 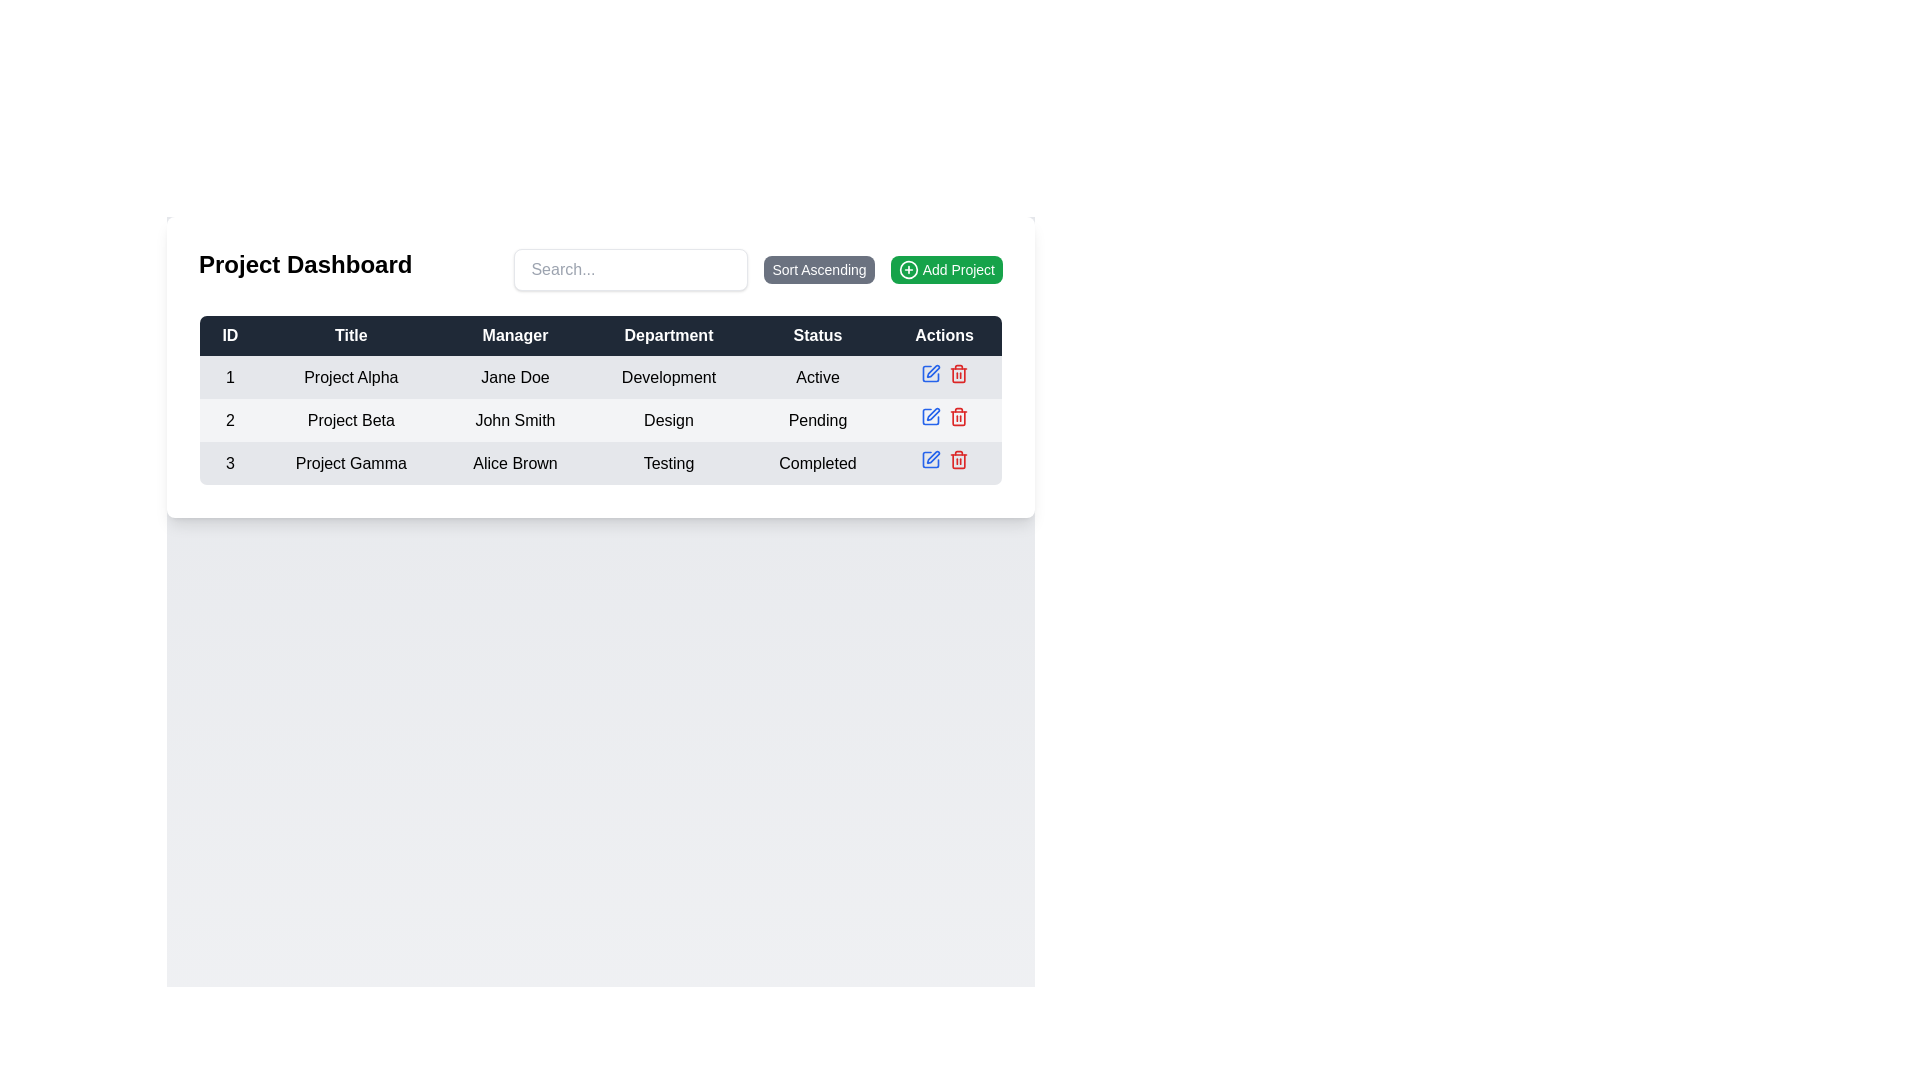 What do you see at coordinates (943, 334) in the screenshot?
I see `the 'Actions' table header element, which is styled with padding and is the last column header adjacent to 'Status'` at bounding box center [943, 334].